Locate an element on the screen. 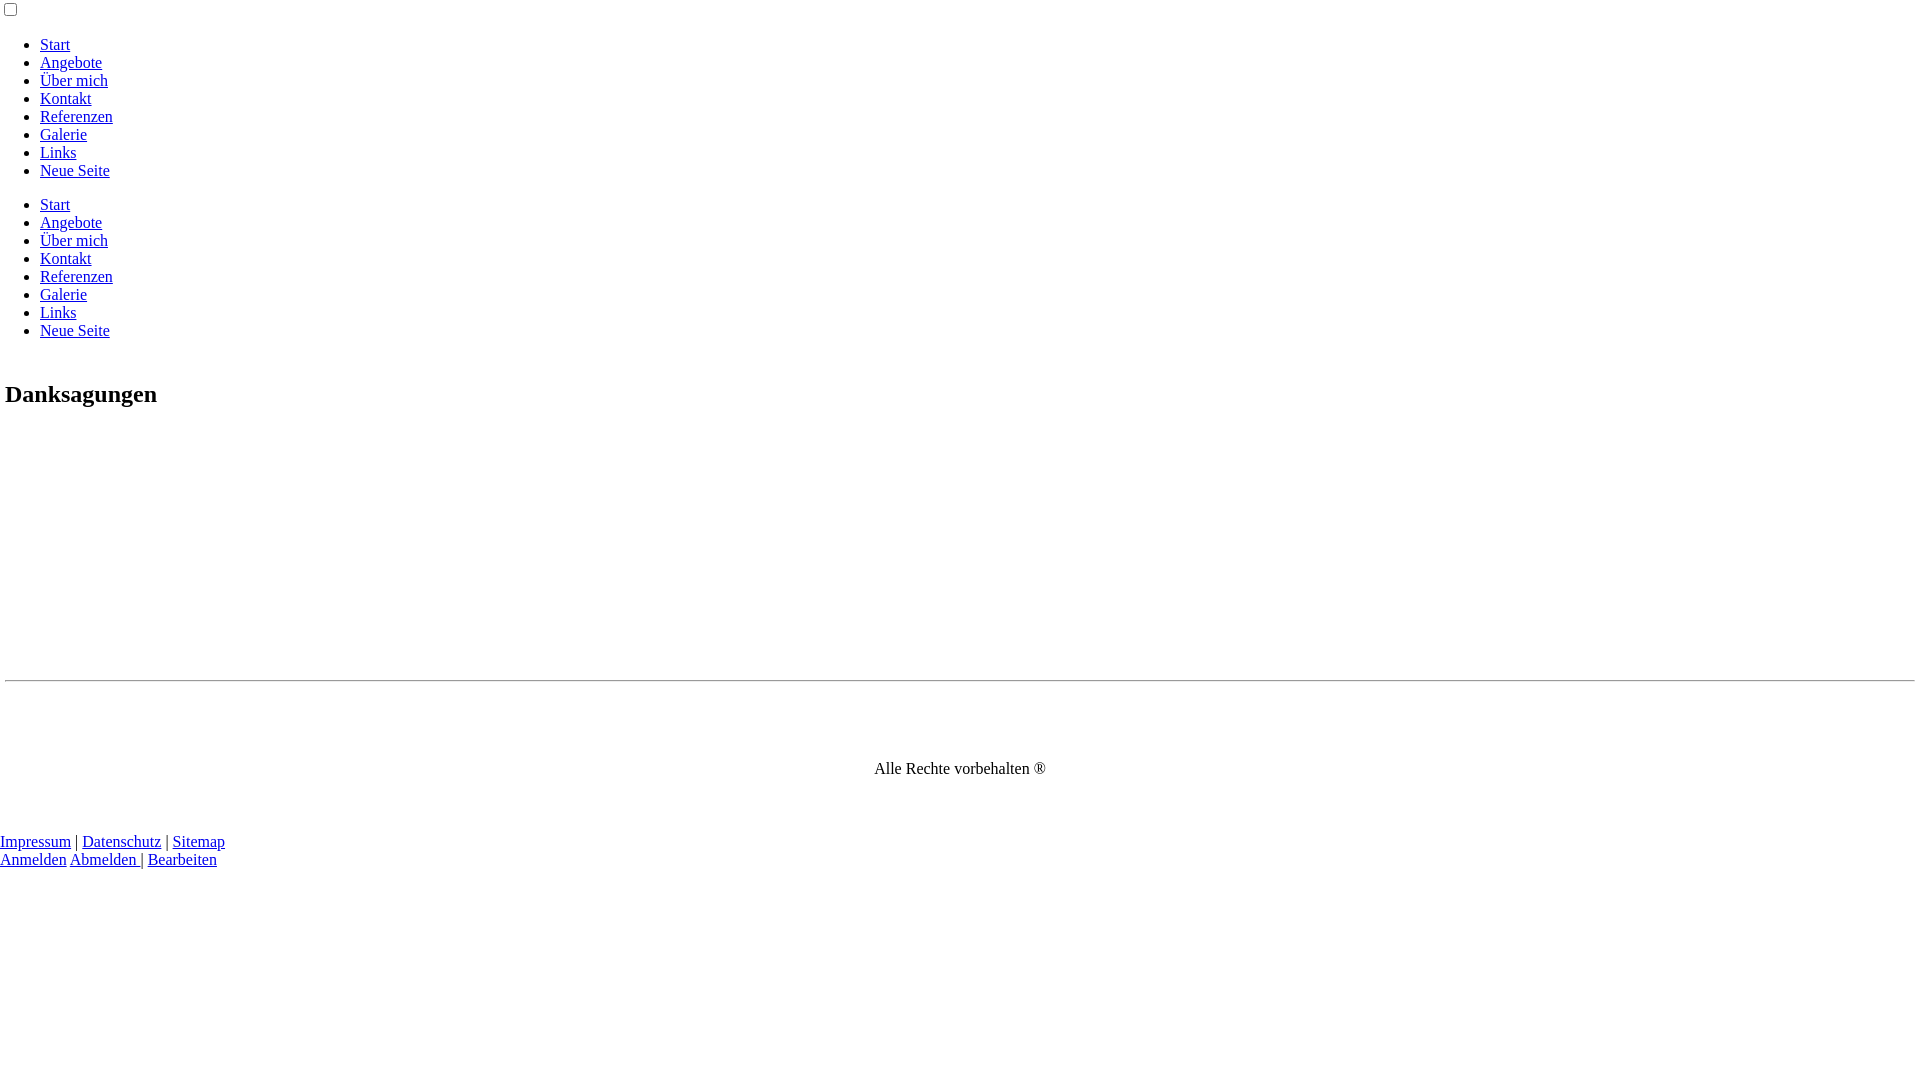 The height and width of the screenshot is (1080, 1920). 'Angebote' is located at coordinates (71, 222).